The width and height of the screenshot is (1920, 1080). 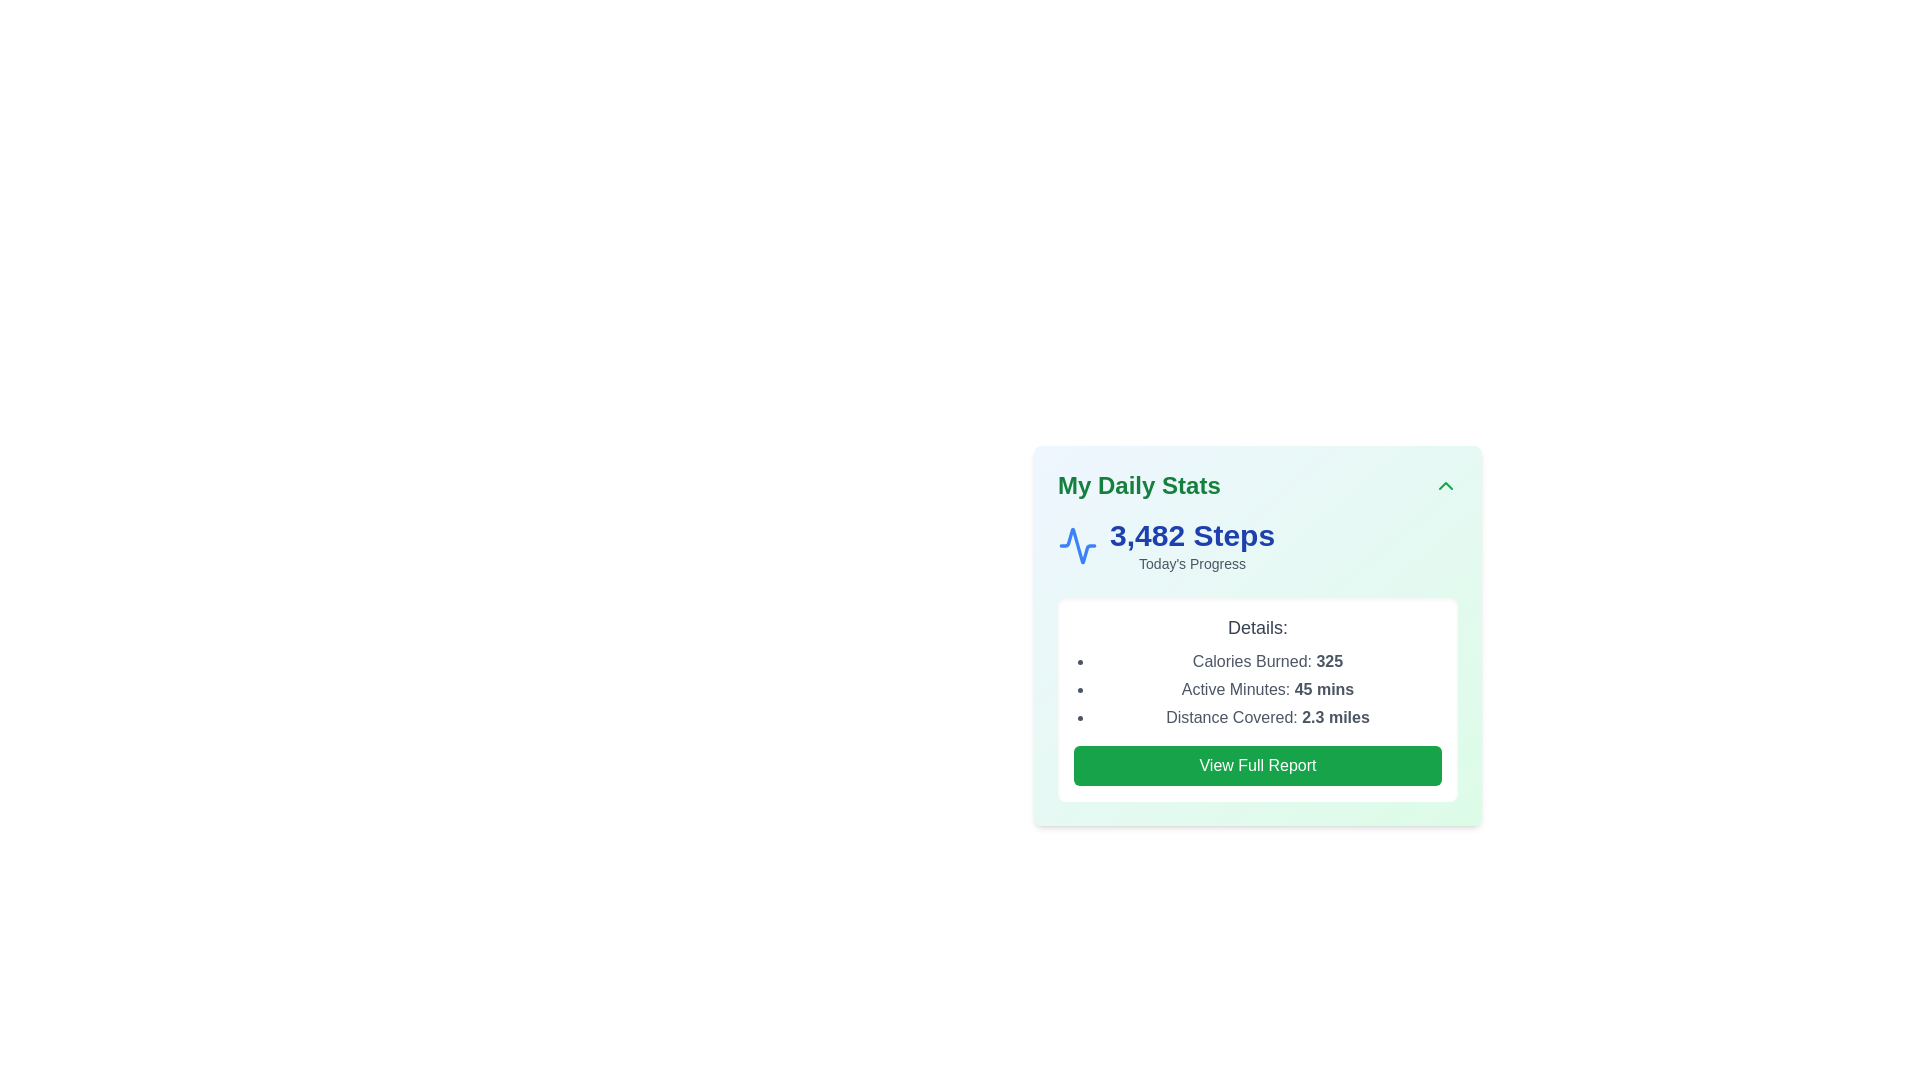 What do you see at coordinates (1266, 716) in the screenshot?
I see `static display text showing 'Distance Covered: 2.3 miles' which is the third item in a bulleted list of statistics within the 'Details' section` at bounding box center [1266, 716].